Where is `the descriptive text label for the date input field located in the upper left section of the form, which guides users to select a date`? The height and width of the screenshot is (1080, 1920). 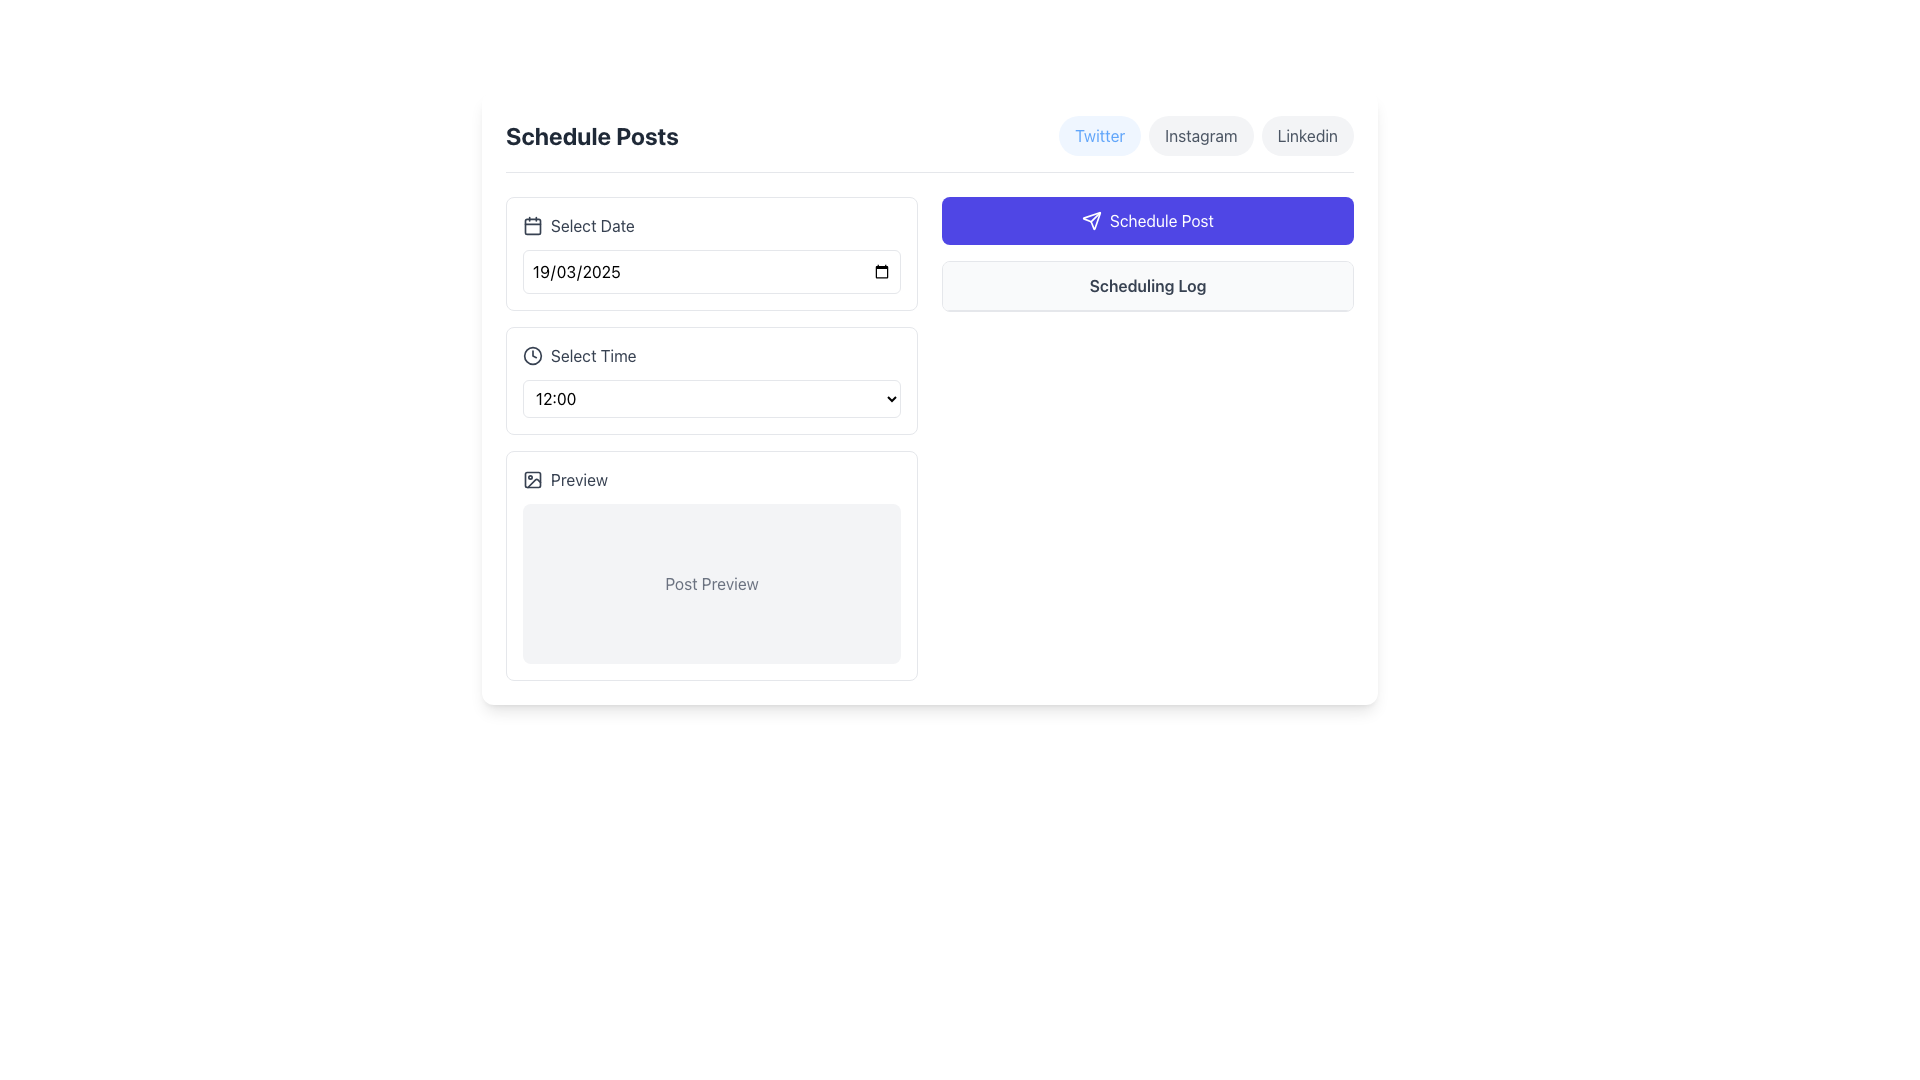
the descriptive text label for the date input field located in the upper left section of the form, which guides users to select a date is located at coordinates (591, 225).